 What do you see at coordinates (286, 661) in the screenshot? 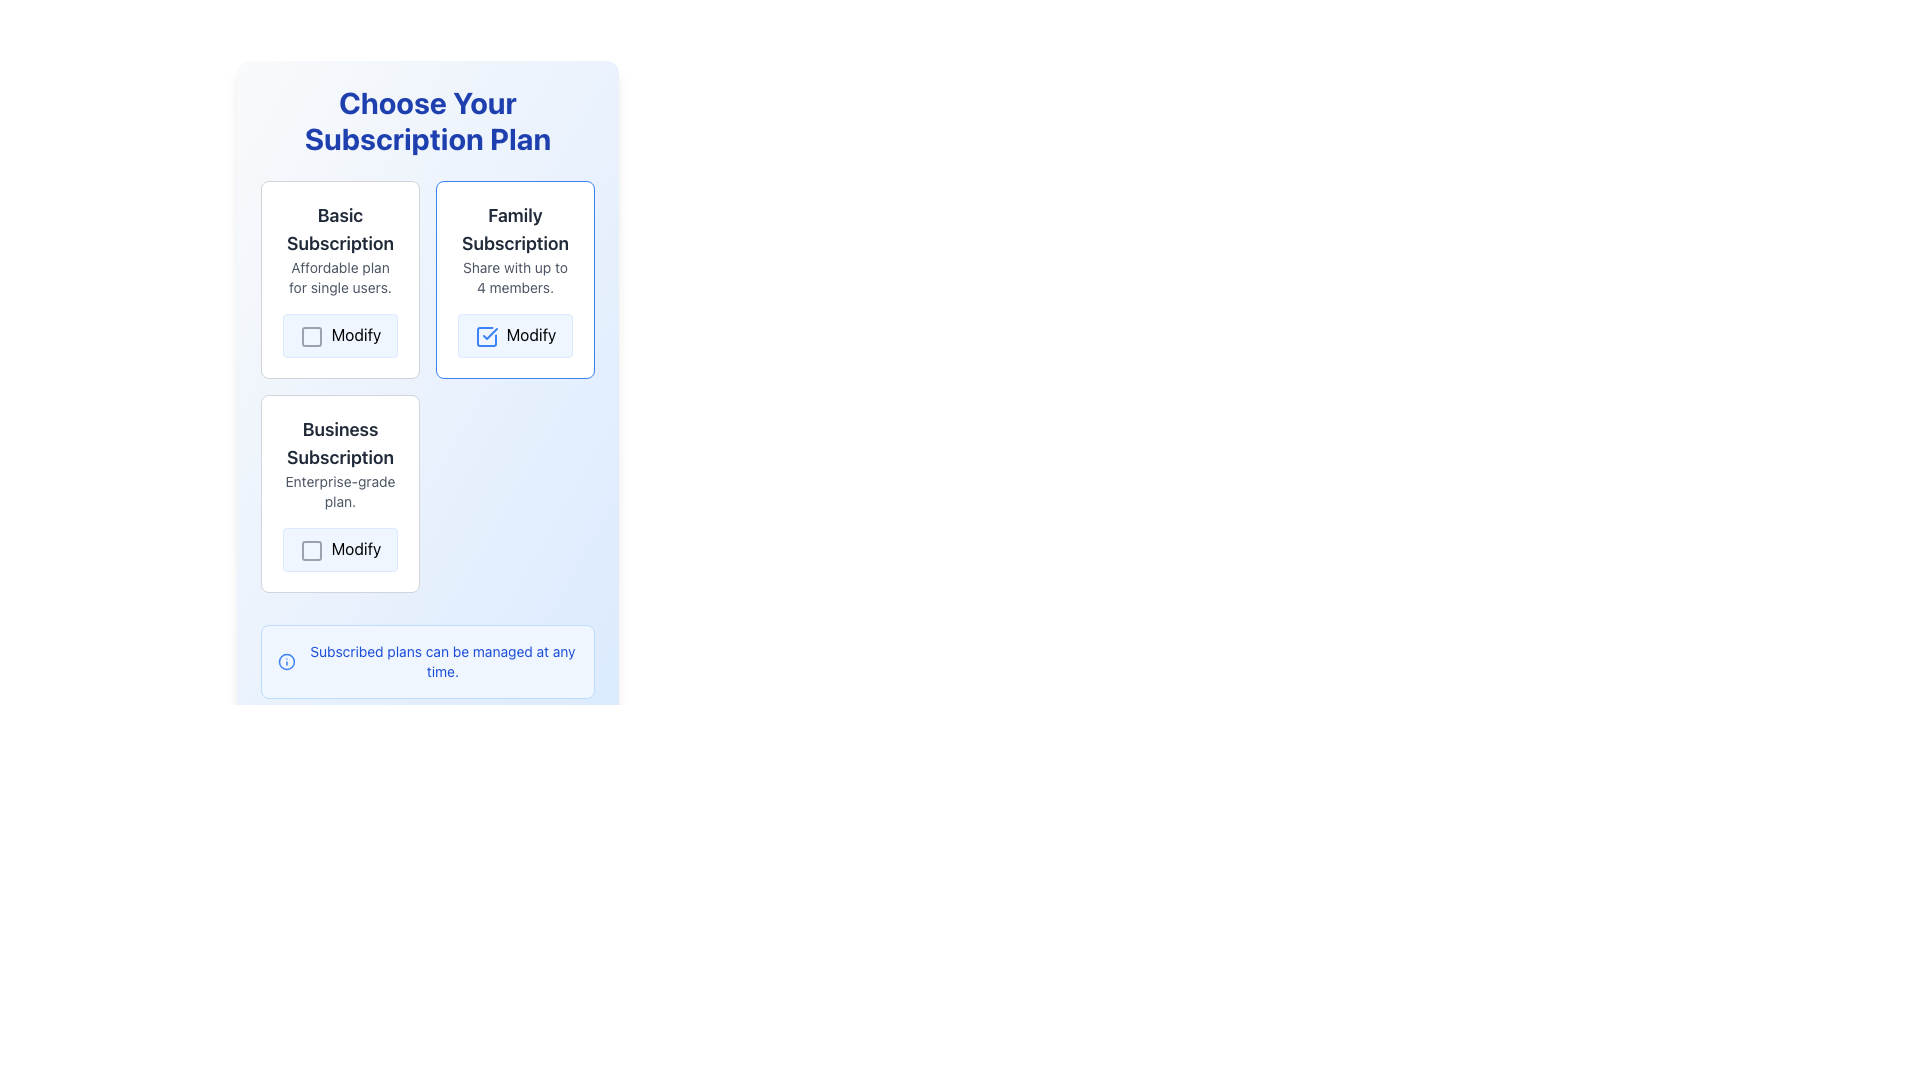
I see `the small circular blue 'info' icon located to the left of the text 'Subscribed plans can be managed at any time.' in the notification panel` at bounding box center [286, 661].